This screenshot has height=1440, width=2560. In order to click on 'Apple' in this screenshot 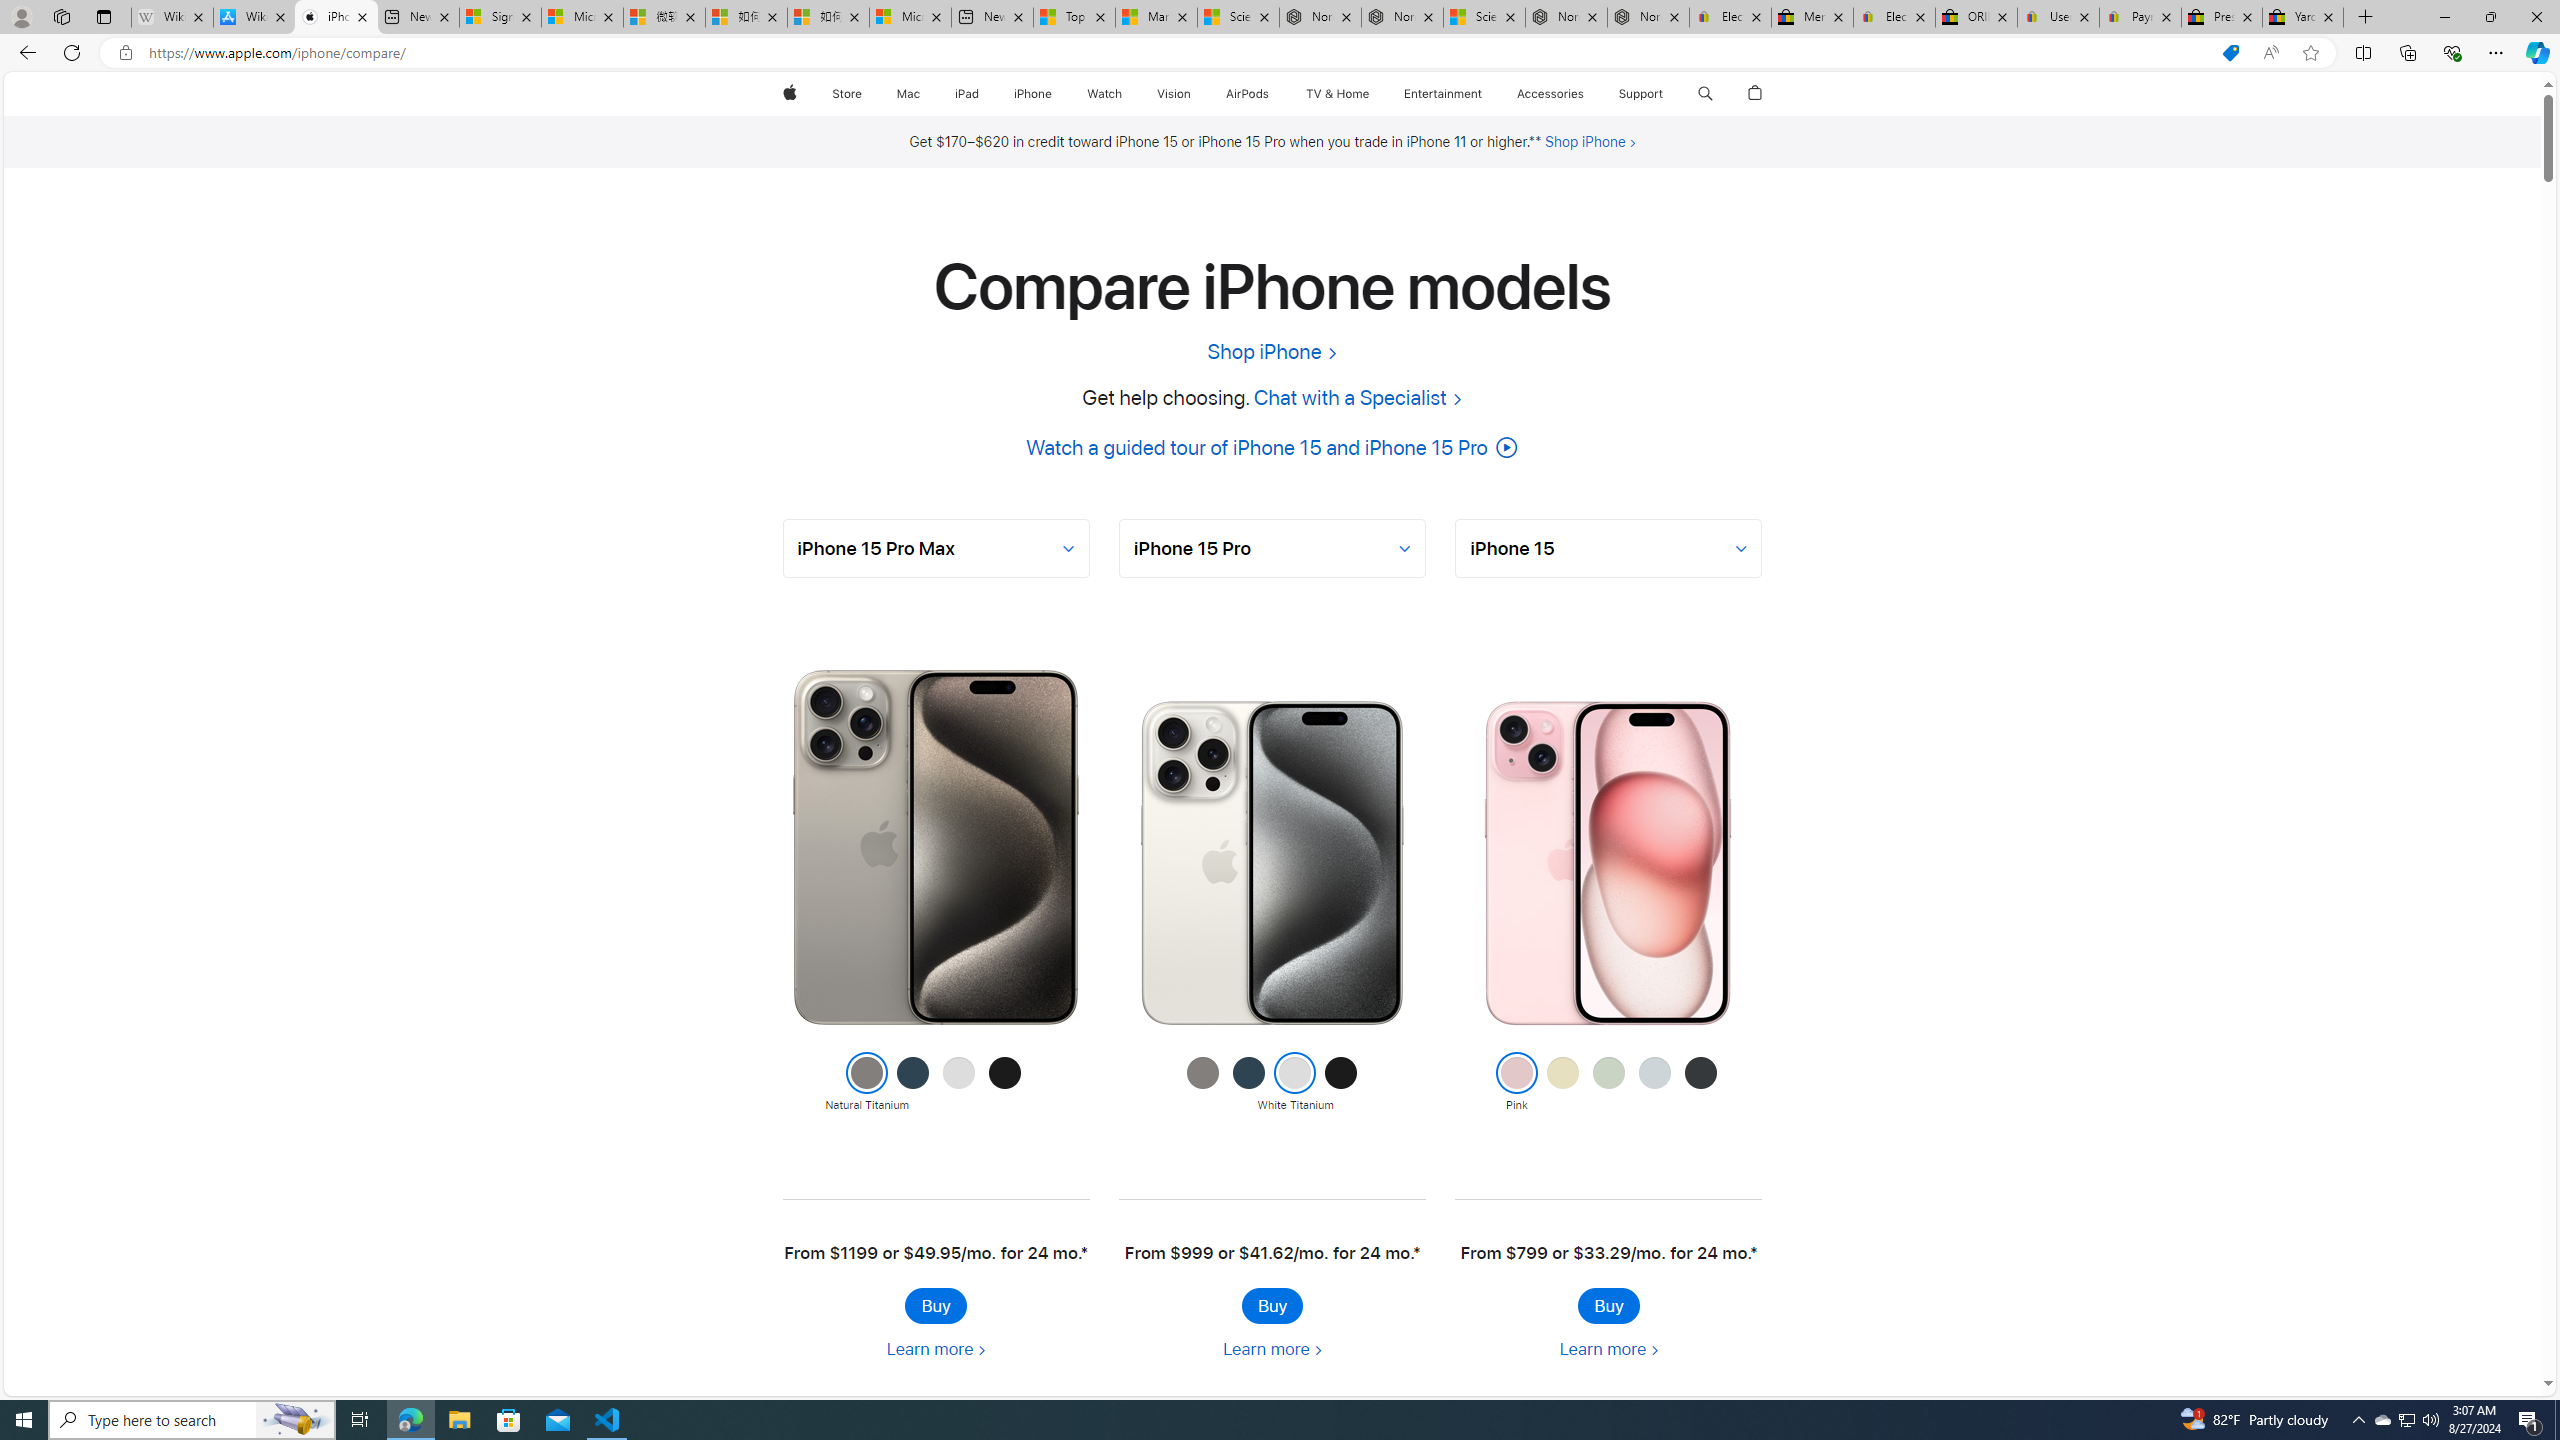, I will do `click(787, 93)`.